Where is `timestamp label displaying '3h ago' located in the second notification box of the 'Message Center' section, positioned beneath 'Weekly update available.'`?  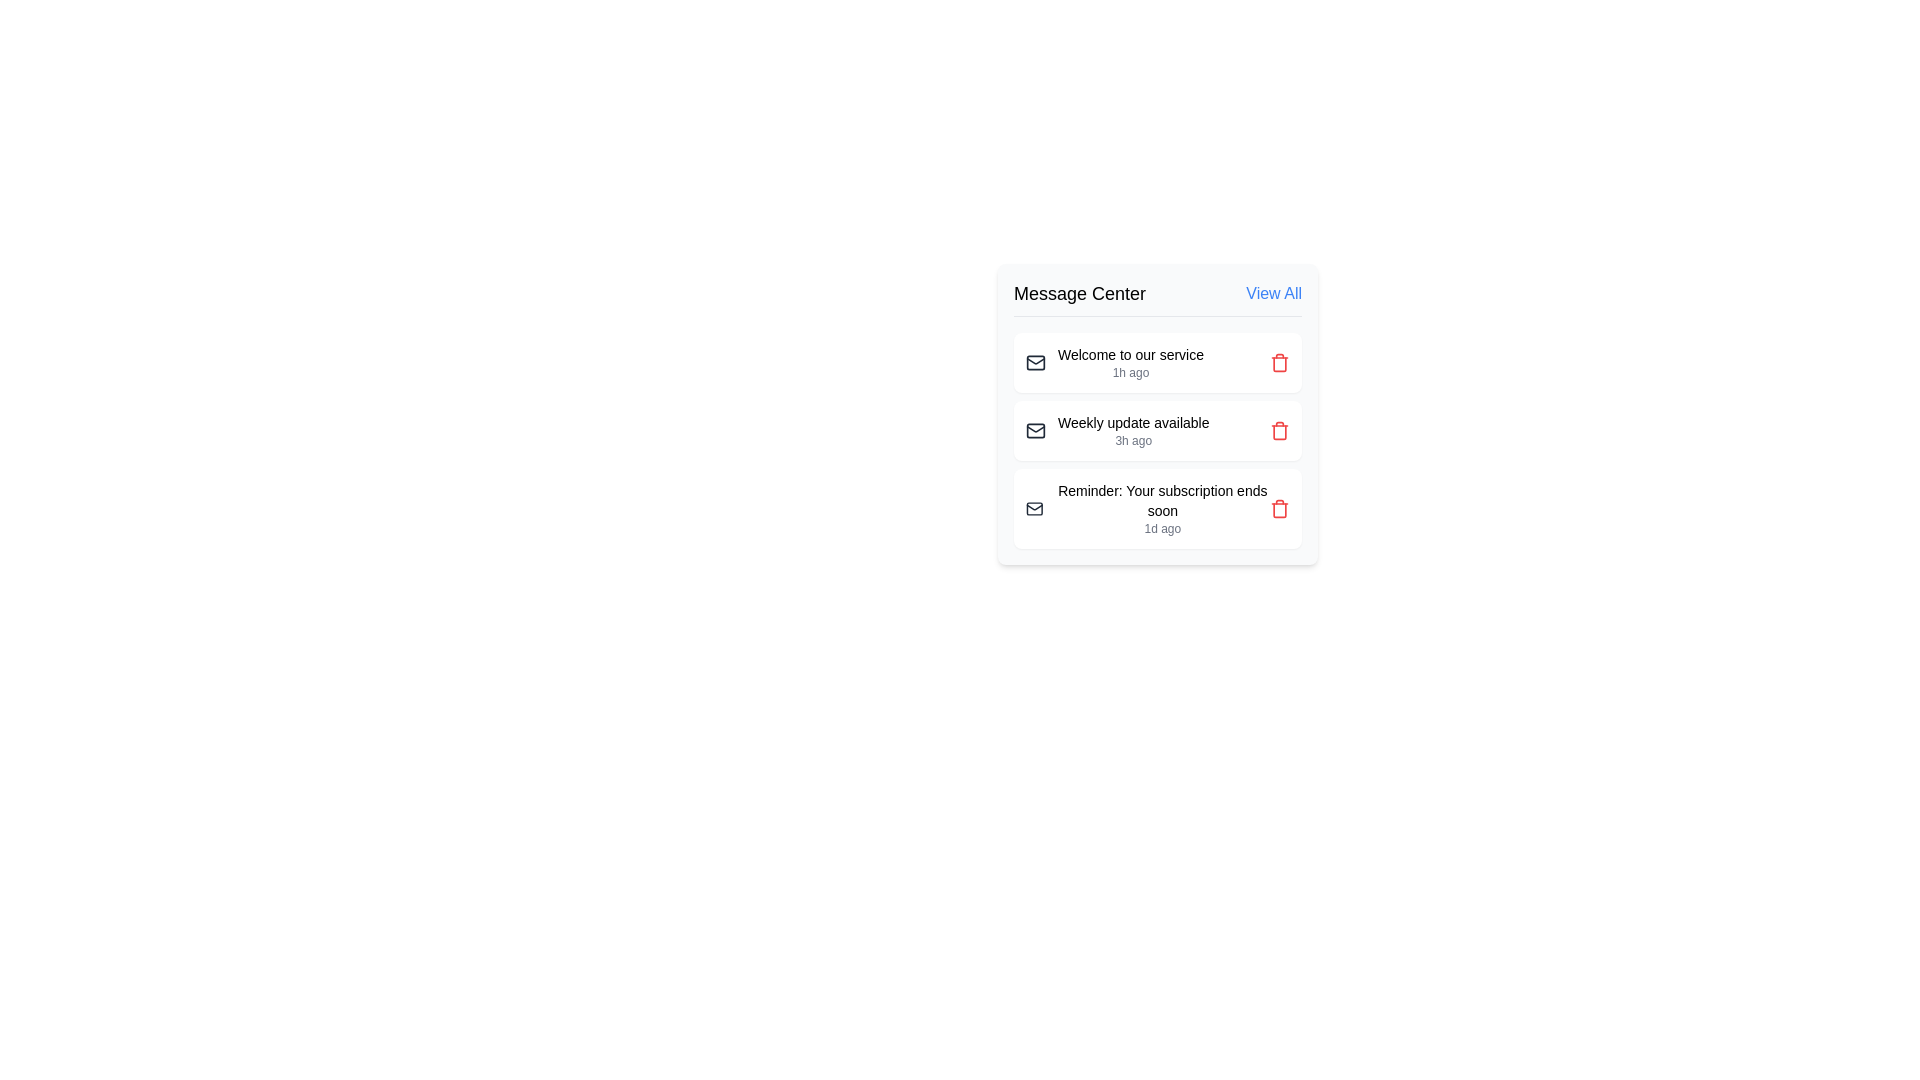 timestamp label displaying '3h ago' located in the second notification box of the 'Message Center' section, positioned beneath 'Weekly update available.' is located at coordinates (1133, 439).